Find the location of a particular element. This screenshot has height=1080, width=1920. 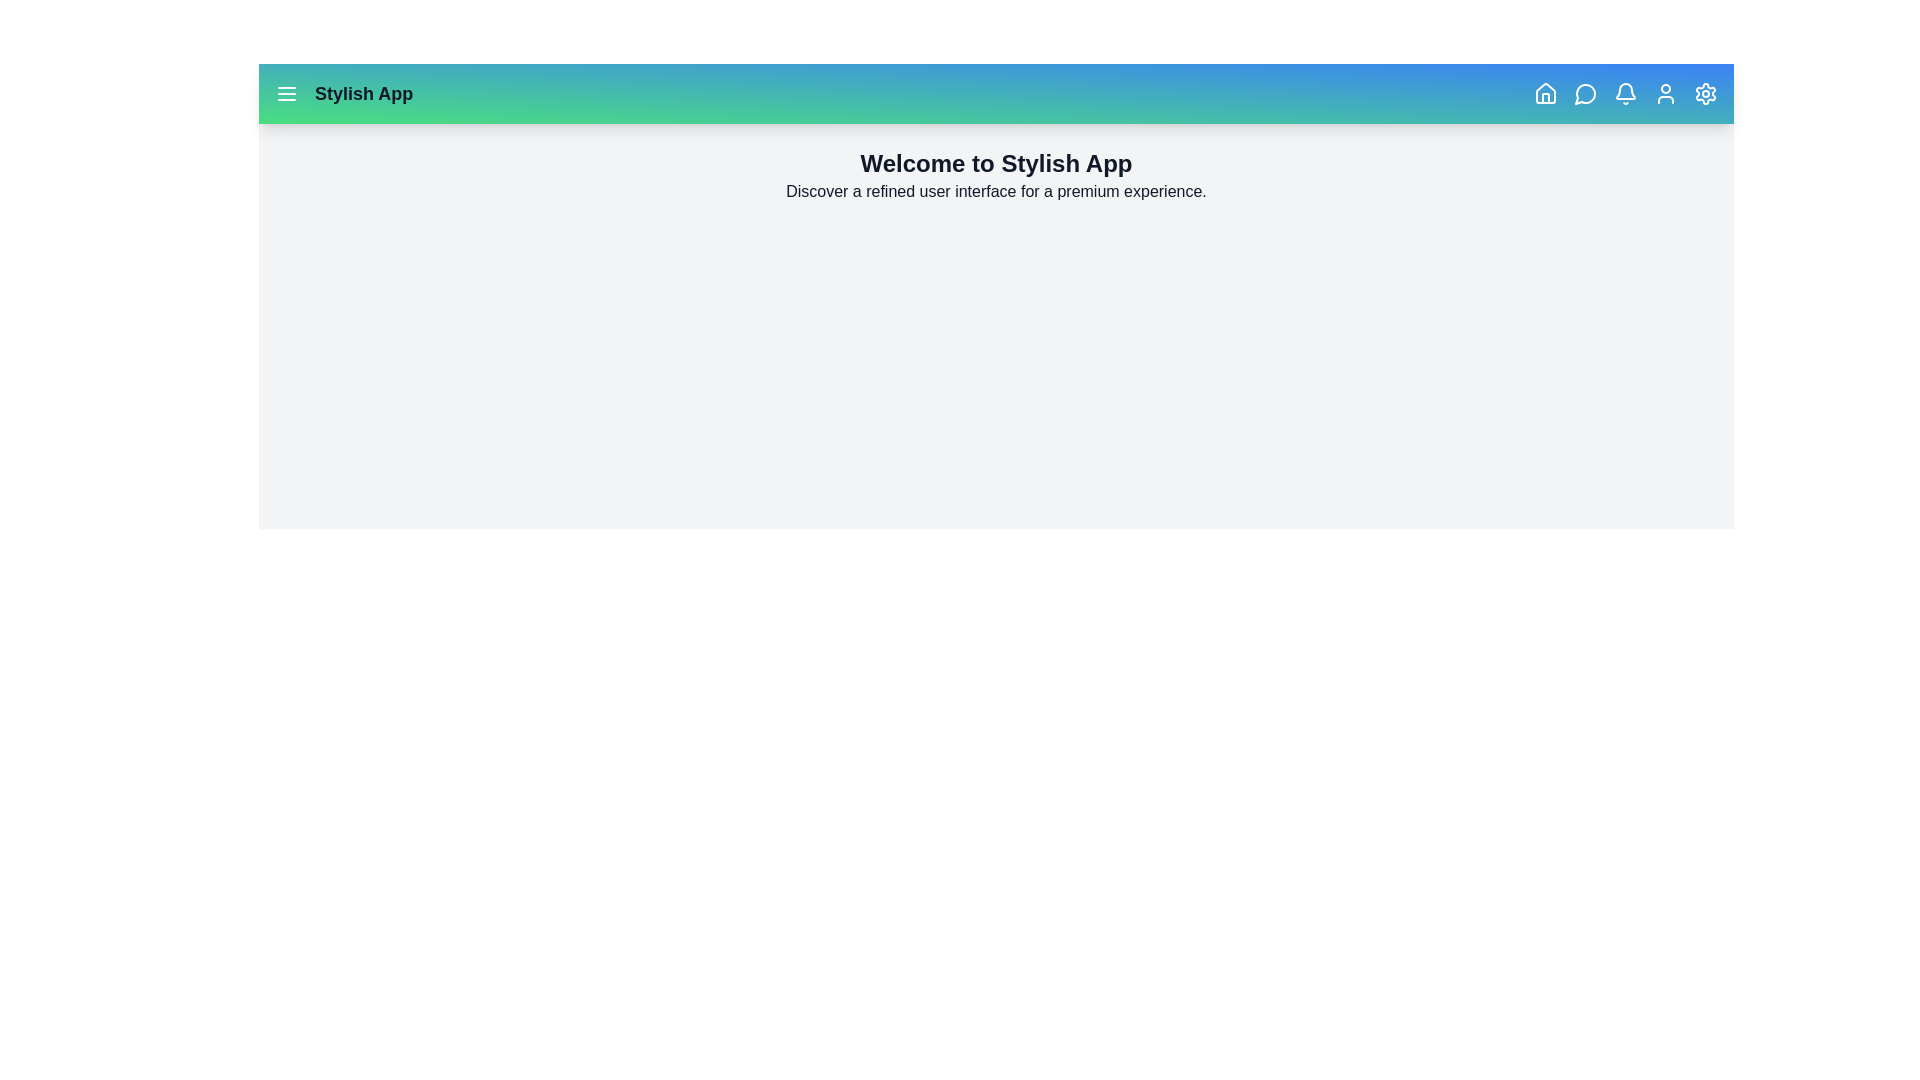

the menu button to toggle the navigation menu is located at coordinates (286, 93).